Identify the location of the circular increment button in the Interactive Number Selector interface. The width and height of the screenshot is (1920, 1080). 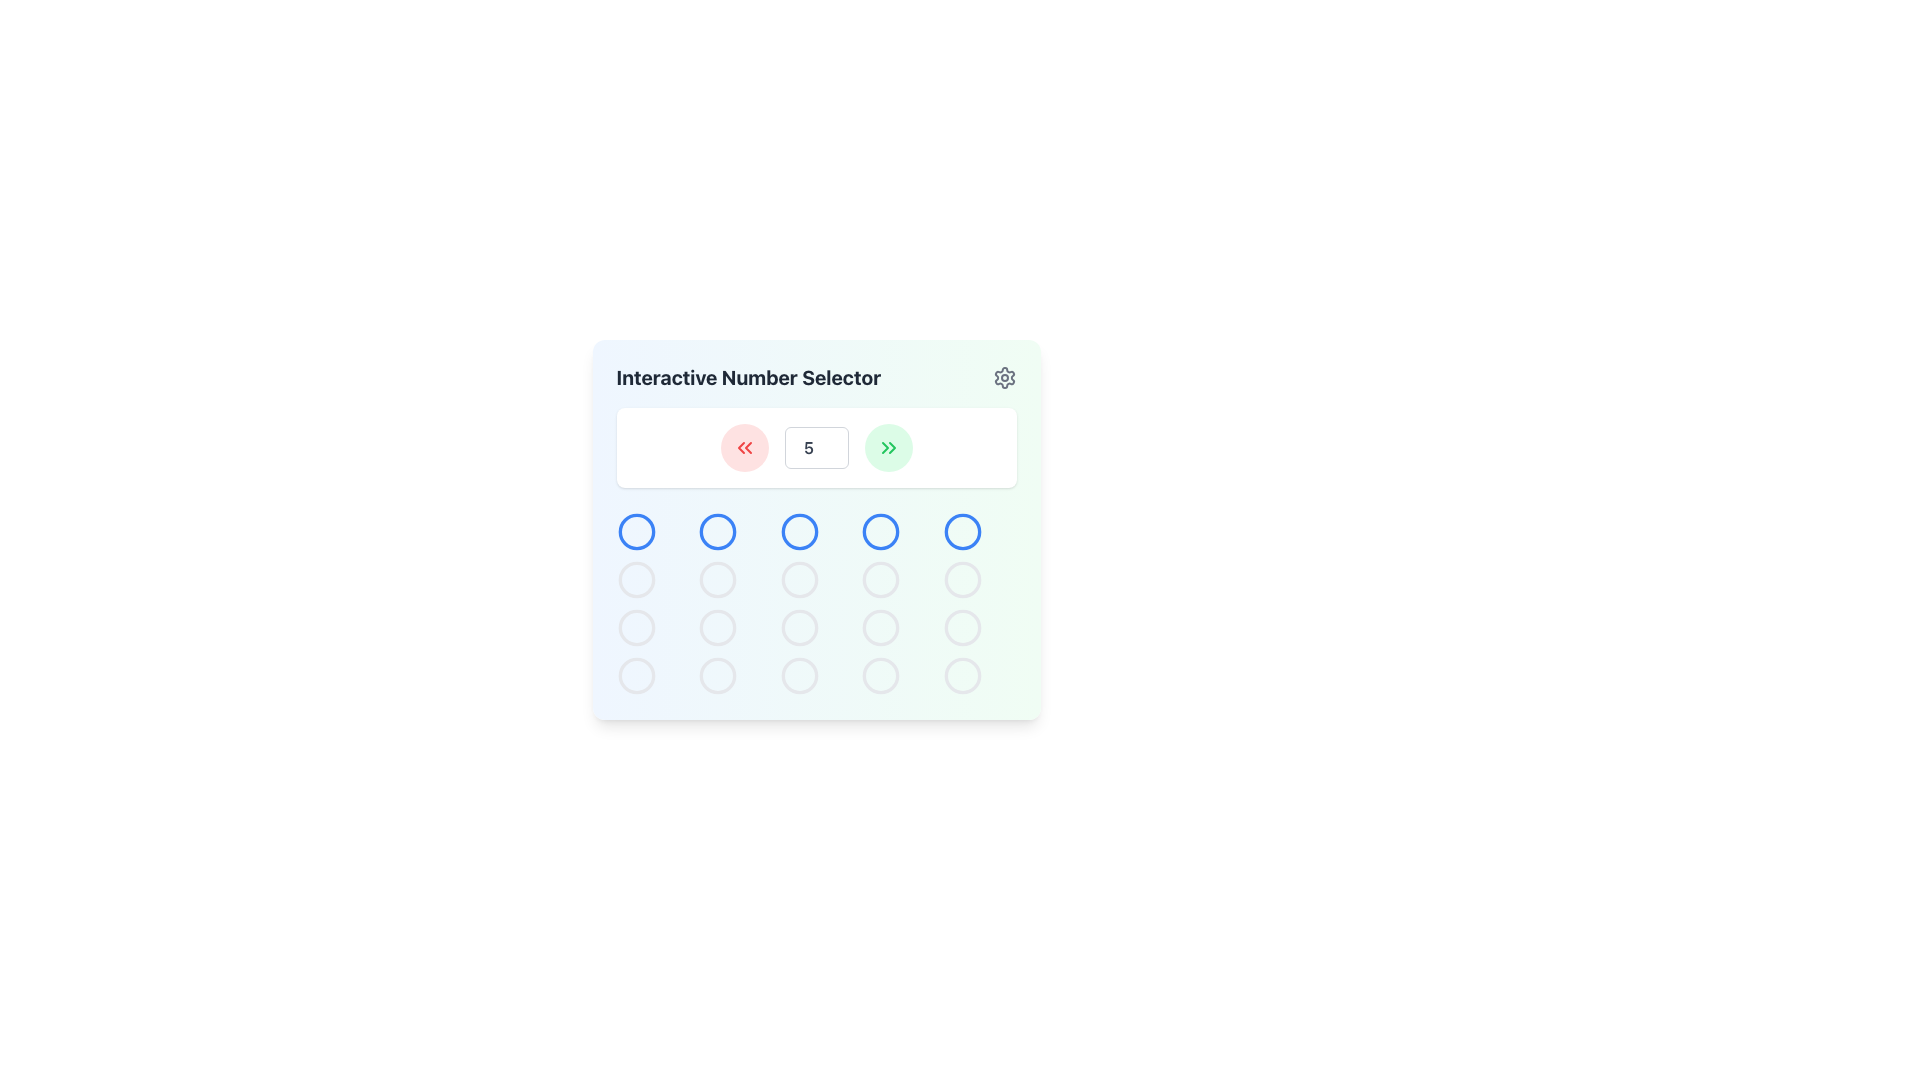
(887, 446).